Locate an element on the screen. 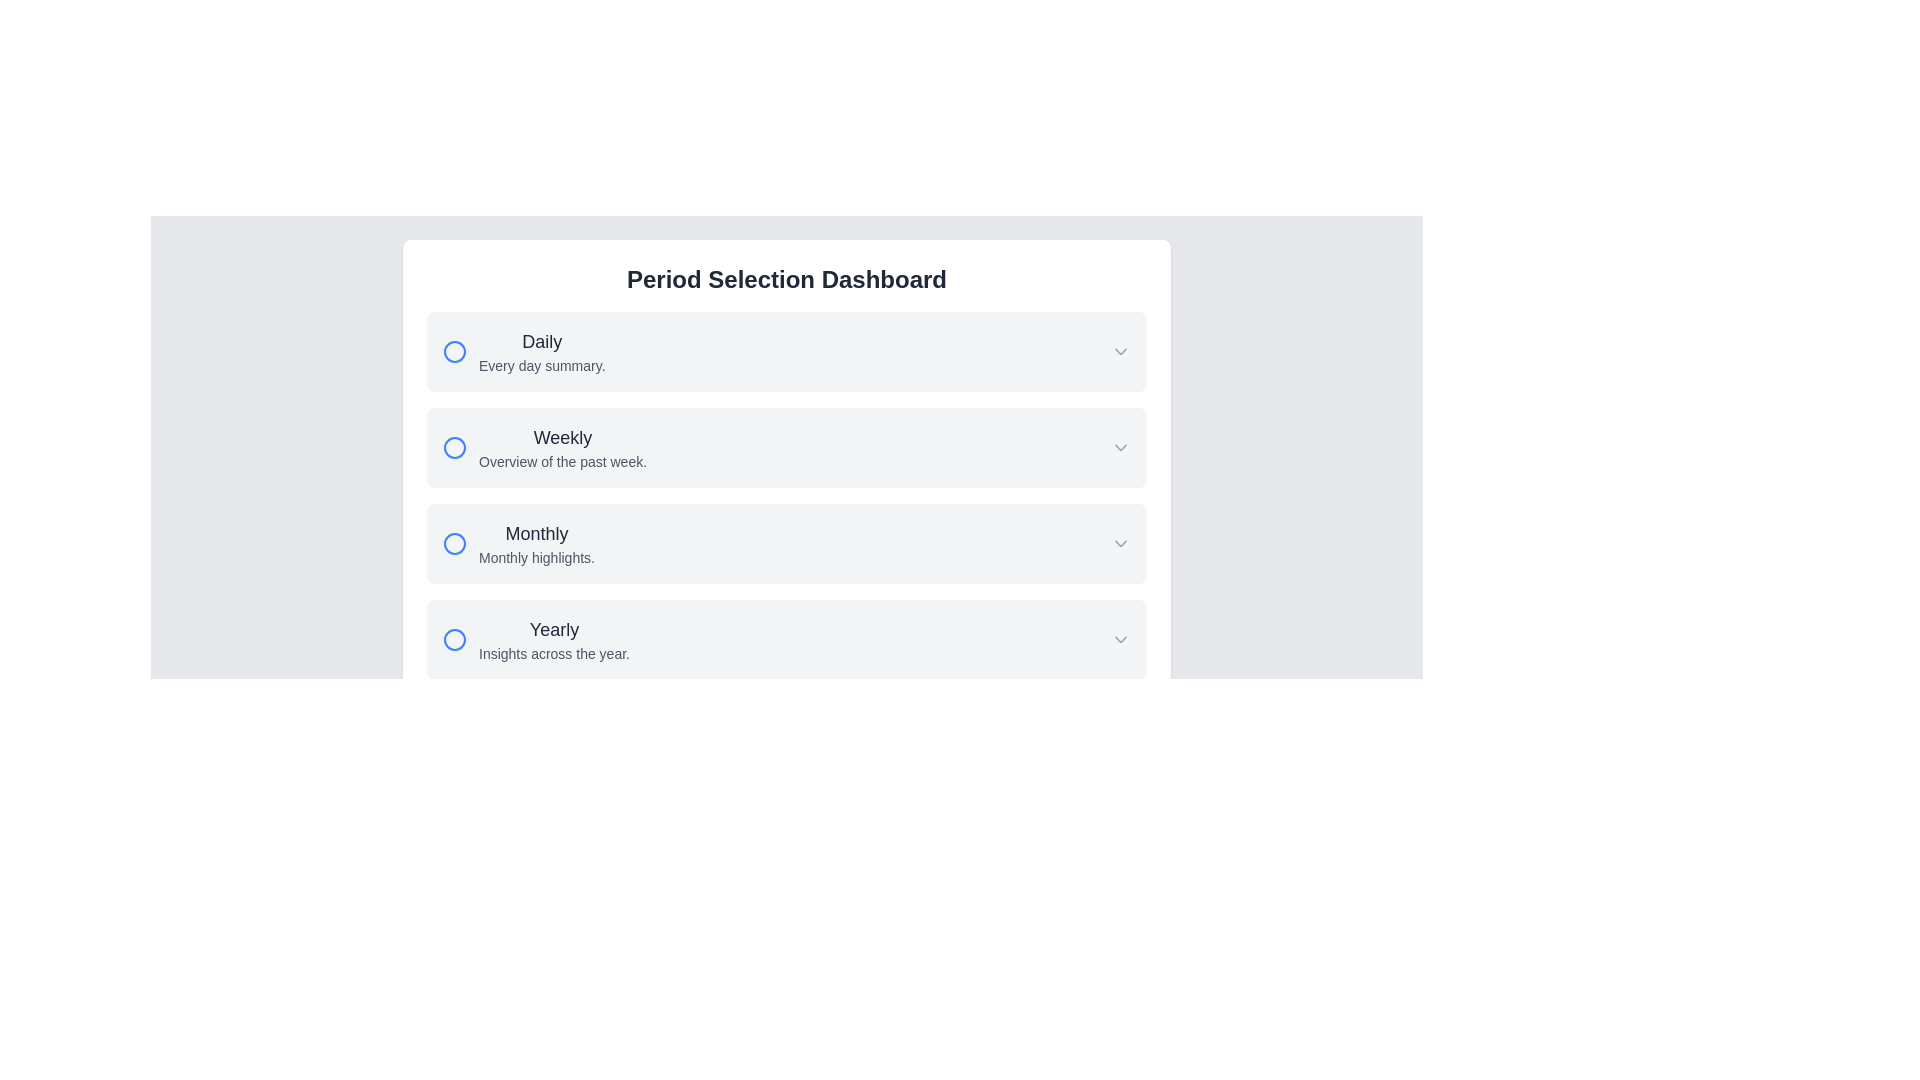 The image size is (1920, 1080). the Radio Button Indicator for the 'Weekly' choice in the Period Selection Dashboard, which is positioned in the second slot adjacent to 'Weekly: Overview of the past week.' is located at coordinates (454, 446).